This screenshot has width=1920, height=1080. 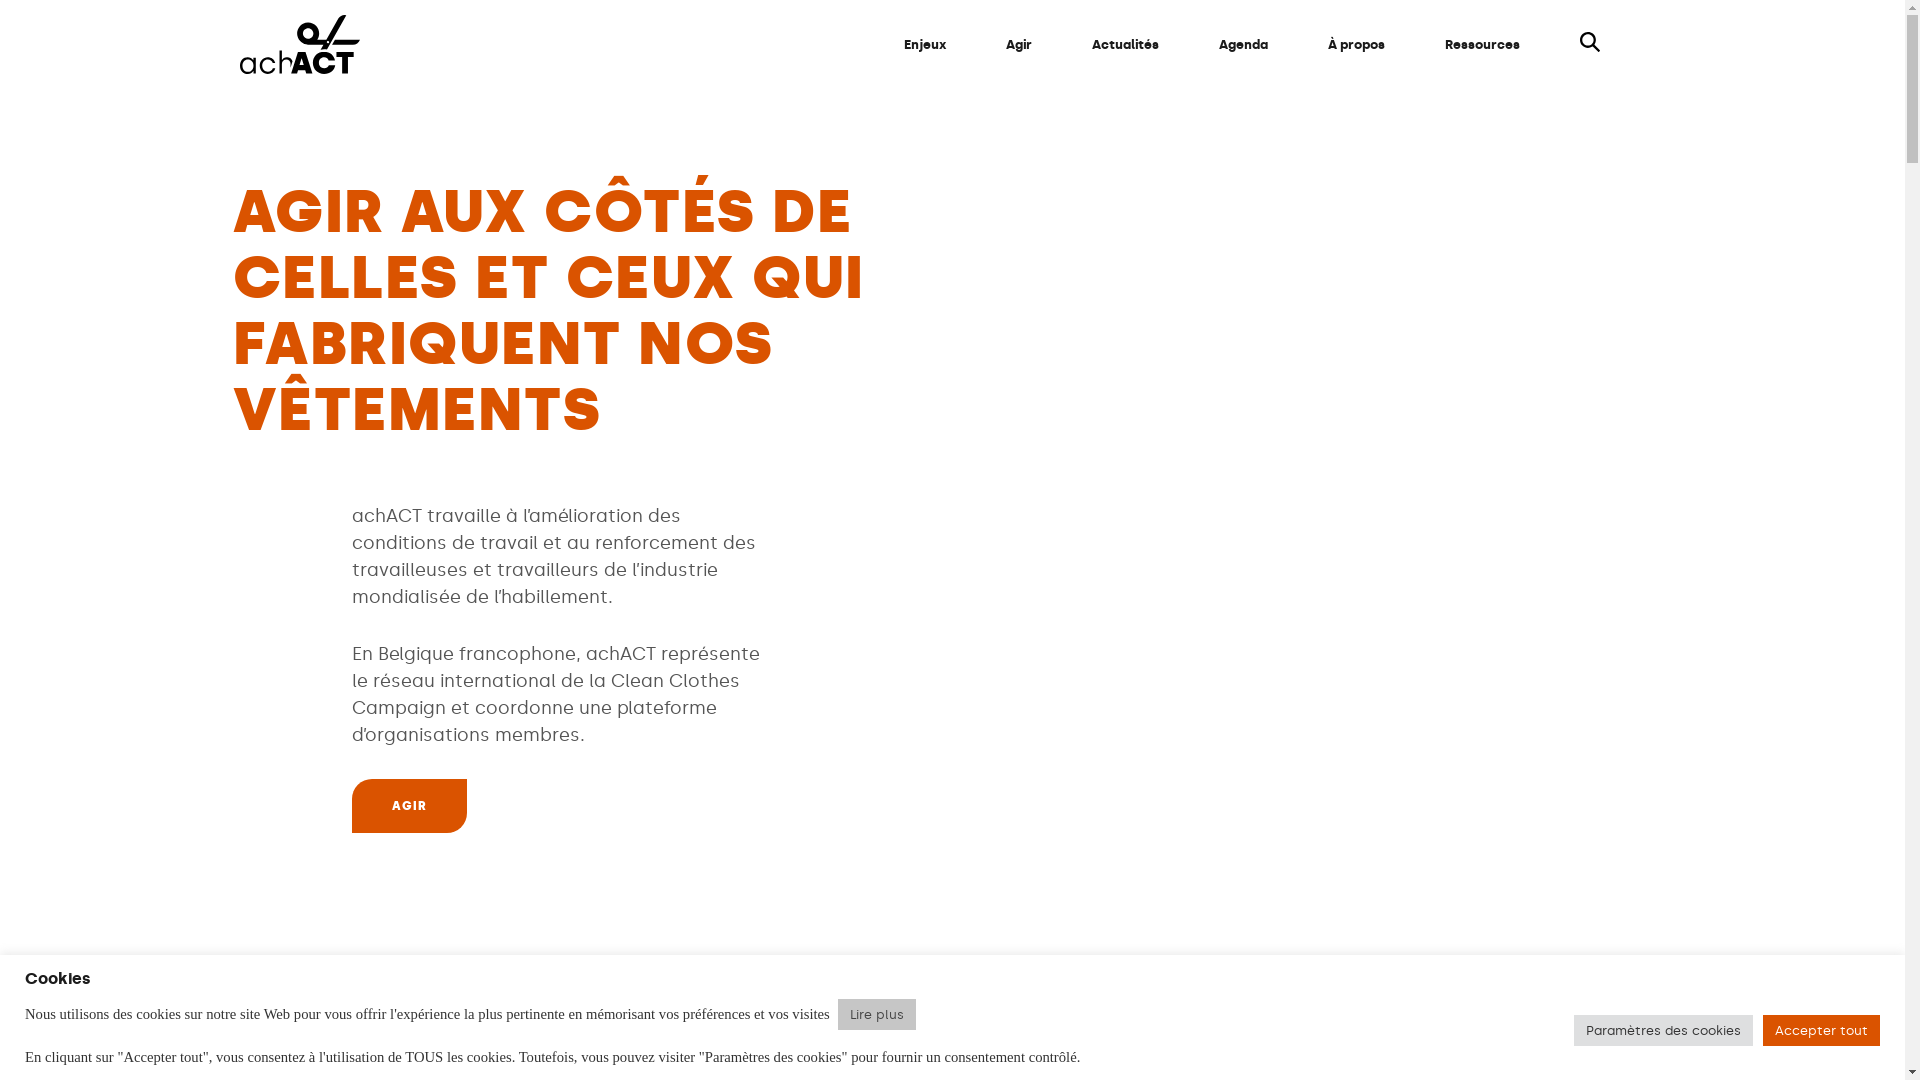 I want to click on 'Lire plus', so click(x=877, y=1014).